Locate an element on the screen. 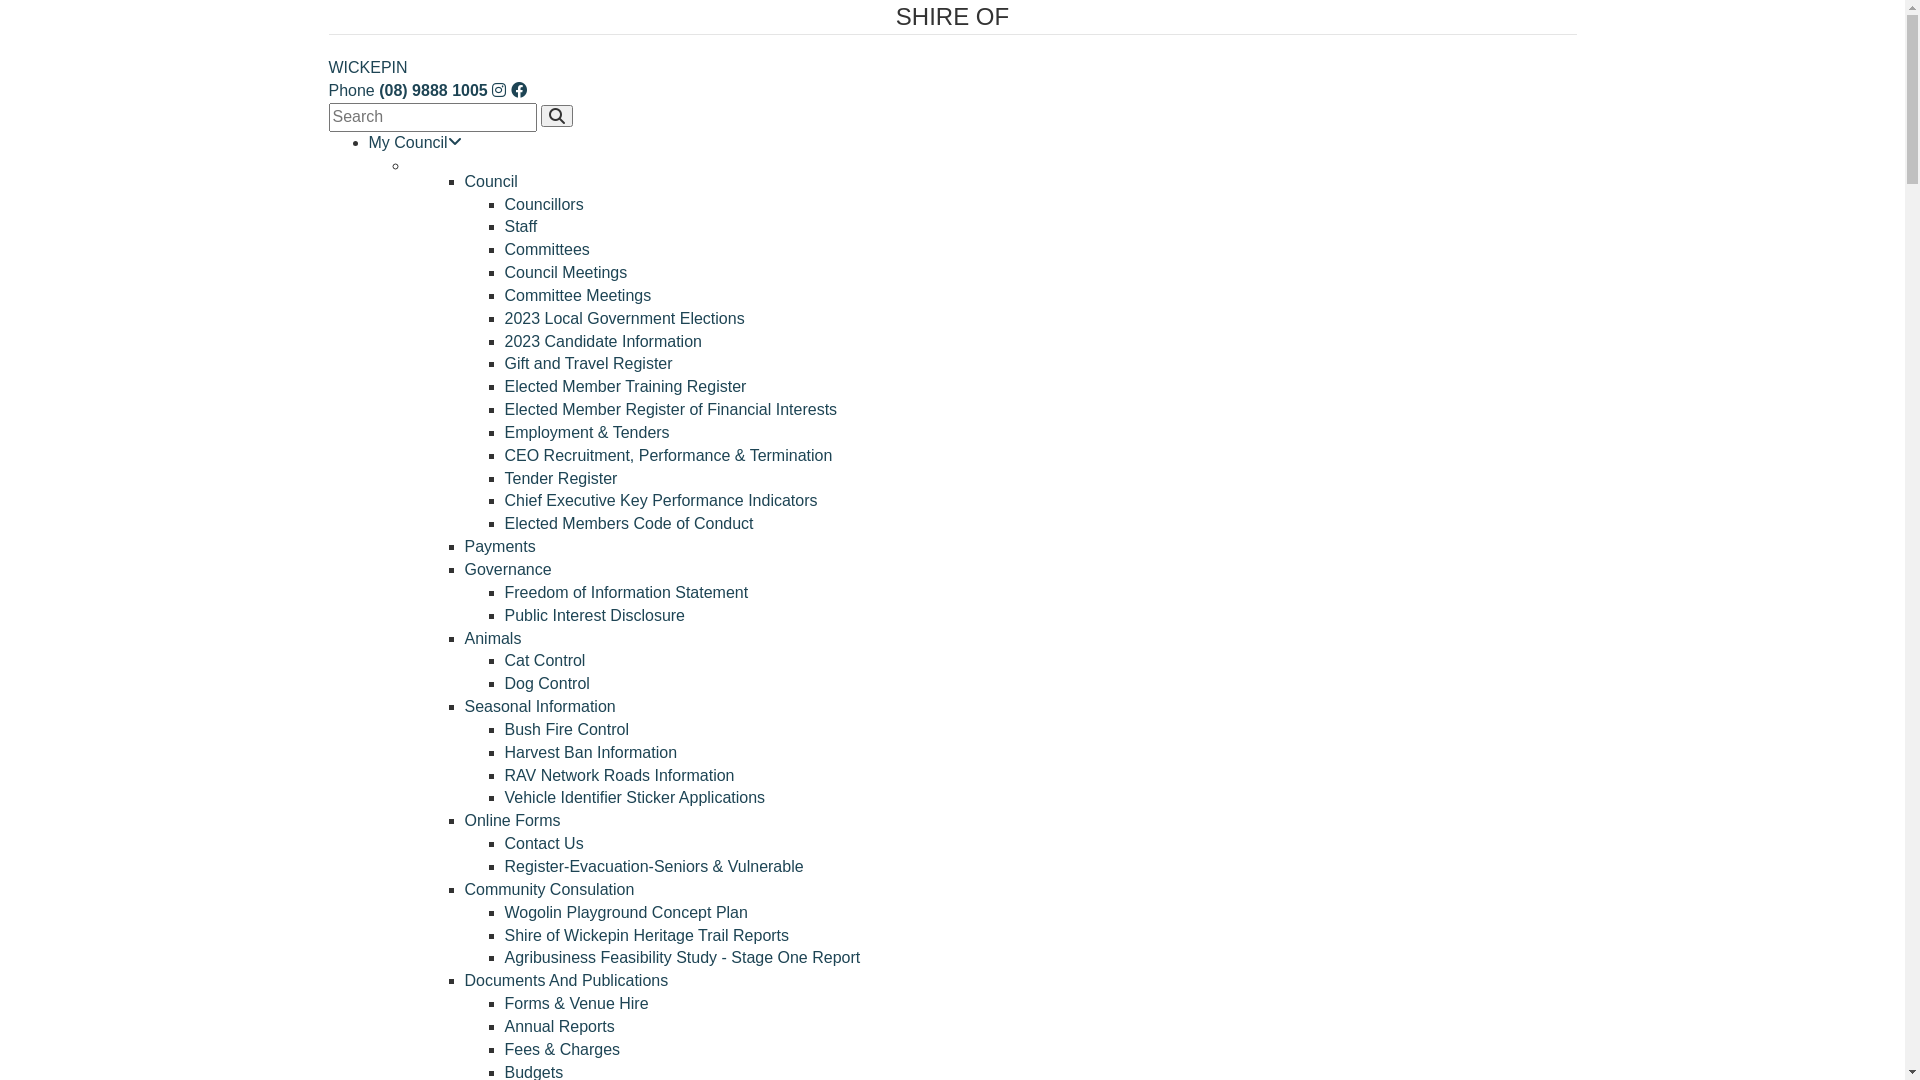 This screenshot has width=1920, height=1080. 'Fees & Charges' is located at coordinates (560, 1048).